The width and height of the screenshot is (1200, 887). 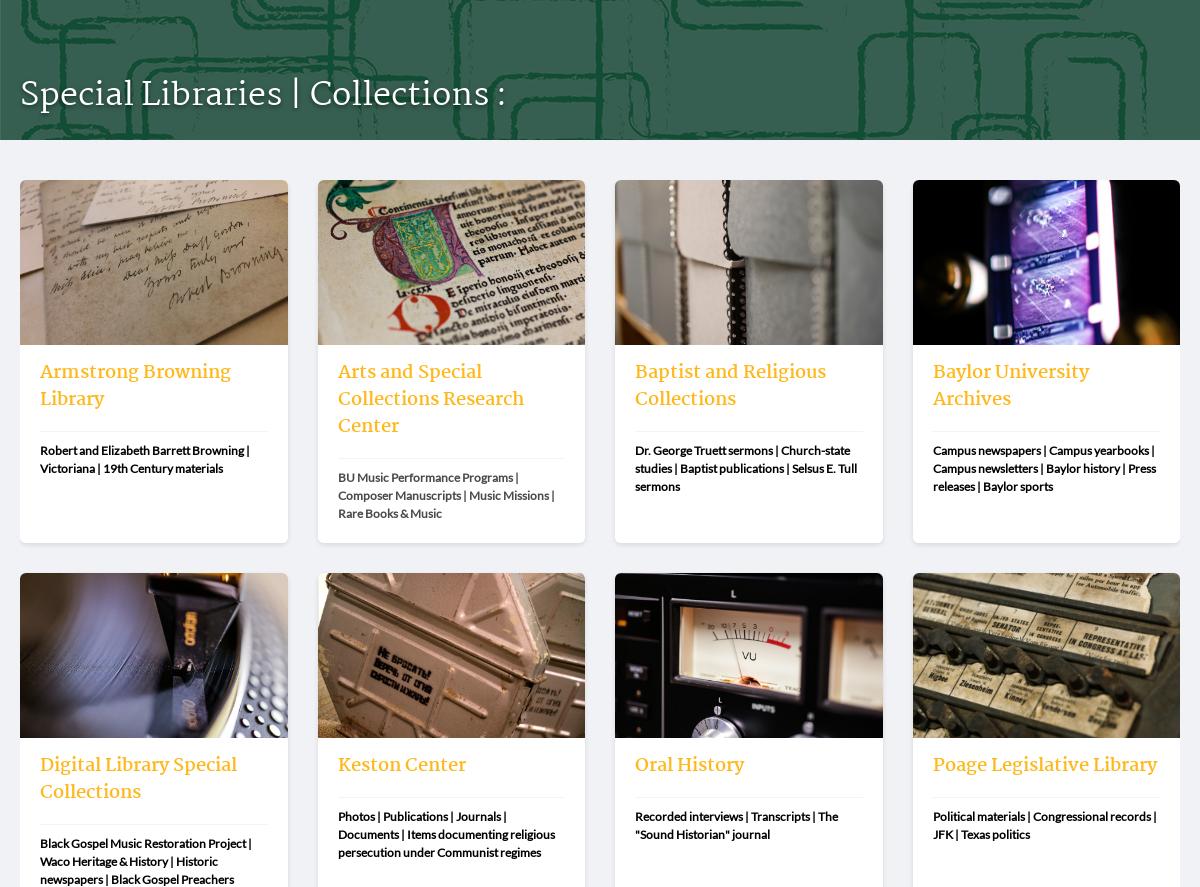 I want to click on 'BU Music Performance Programs | Composer Manuscripts | Music Missions | Rare Books & Music', so click(x=446, y=494).